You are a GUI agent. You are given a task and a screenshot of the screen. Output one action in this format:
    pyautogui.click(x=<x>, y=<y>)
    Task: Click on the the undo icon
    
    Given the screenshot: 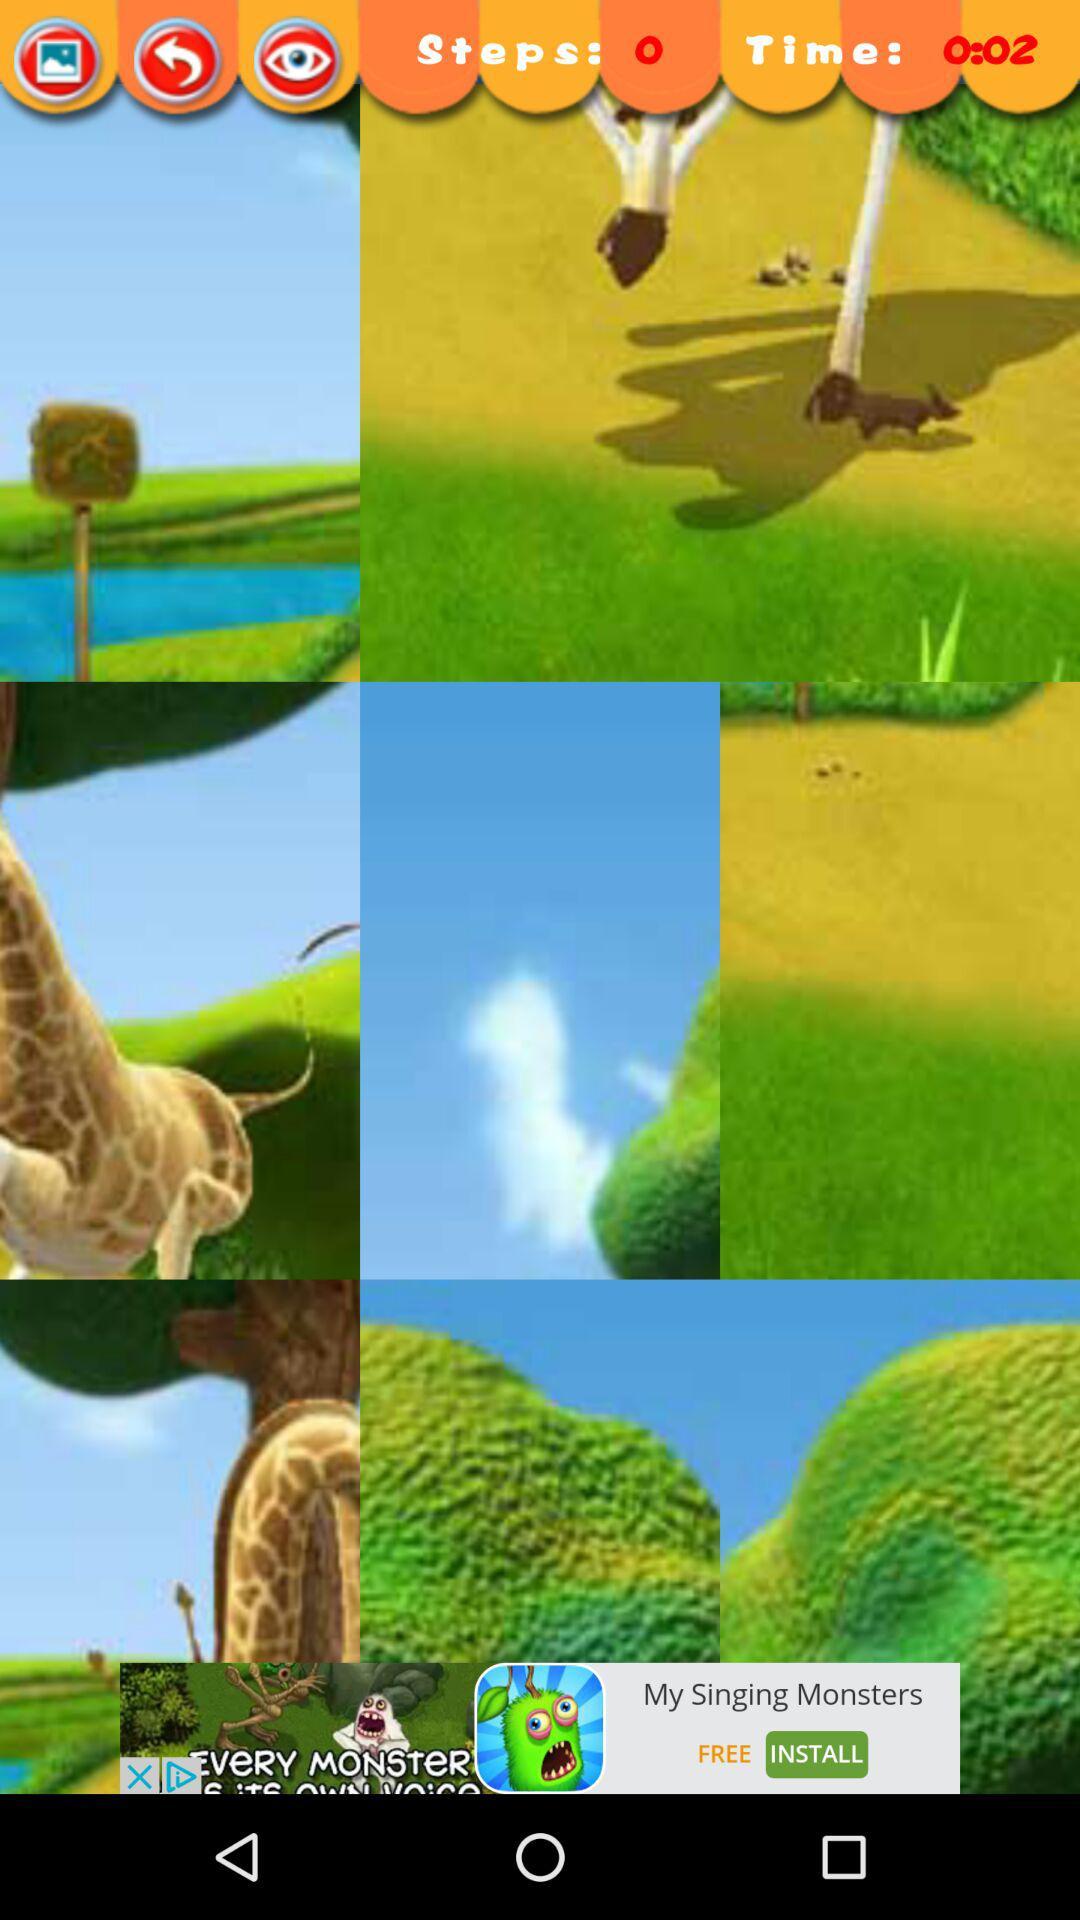 What is the action you would take?
    pyautogui.click(x=180, y=62)
    